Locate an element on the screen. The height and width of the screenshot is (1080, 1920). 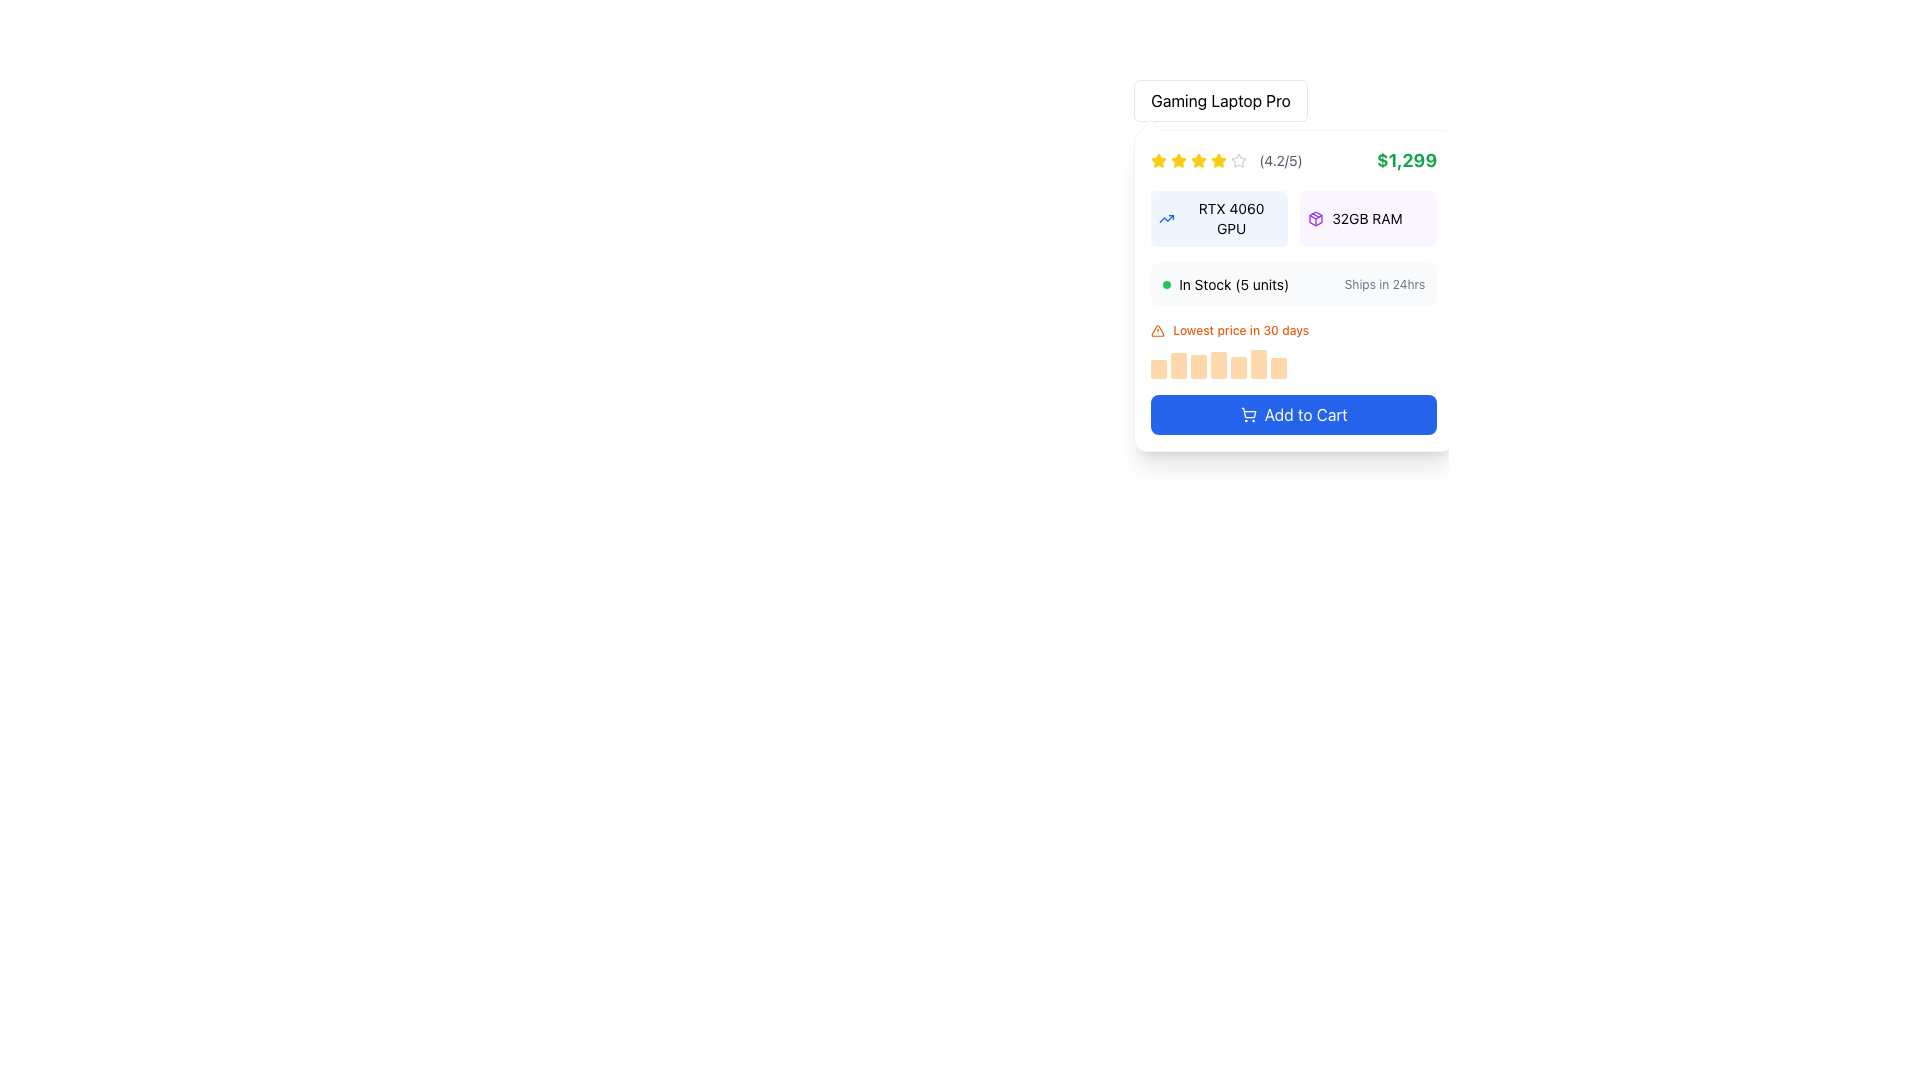
informational panel labeled 'In Stock (5 units)' and 'Ships in 24hrs' located beneath the specifications on the product details card is located at coordinates (1294, 285).